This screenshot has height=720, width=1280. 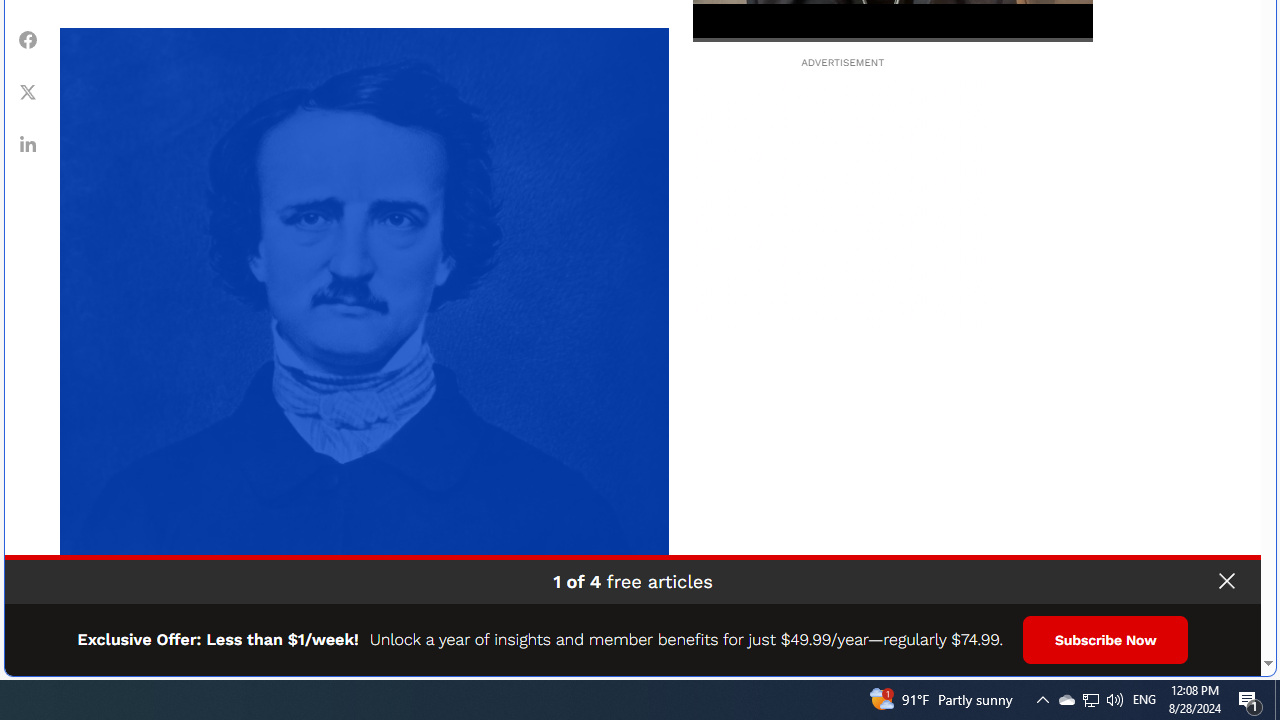 What do you see at coordinates (28, 91) in the screenshot?
I see `'Class: fs-icon fs-icon--xCorp'` at bounding box center [28, 91].